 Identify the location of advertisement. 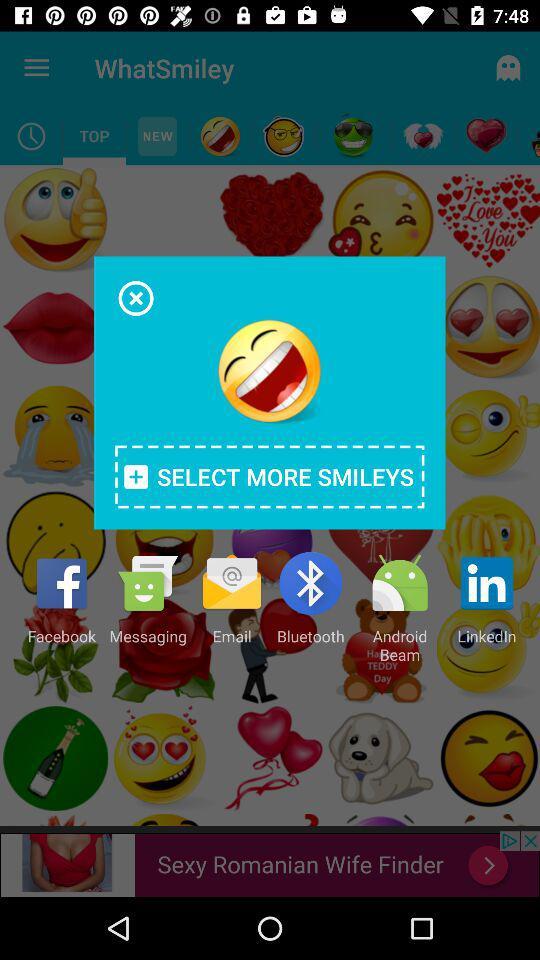
(135, 297).